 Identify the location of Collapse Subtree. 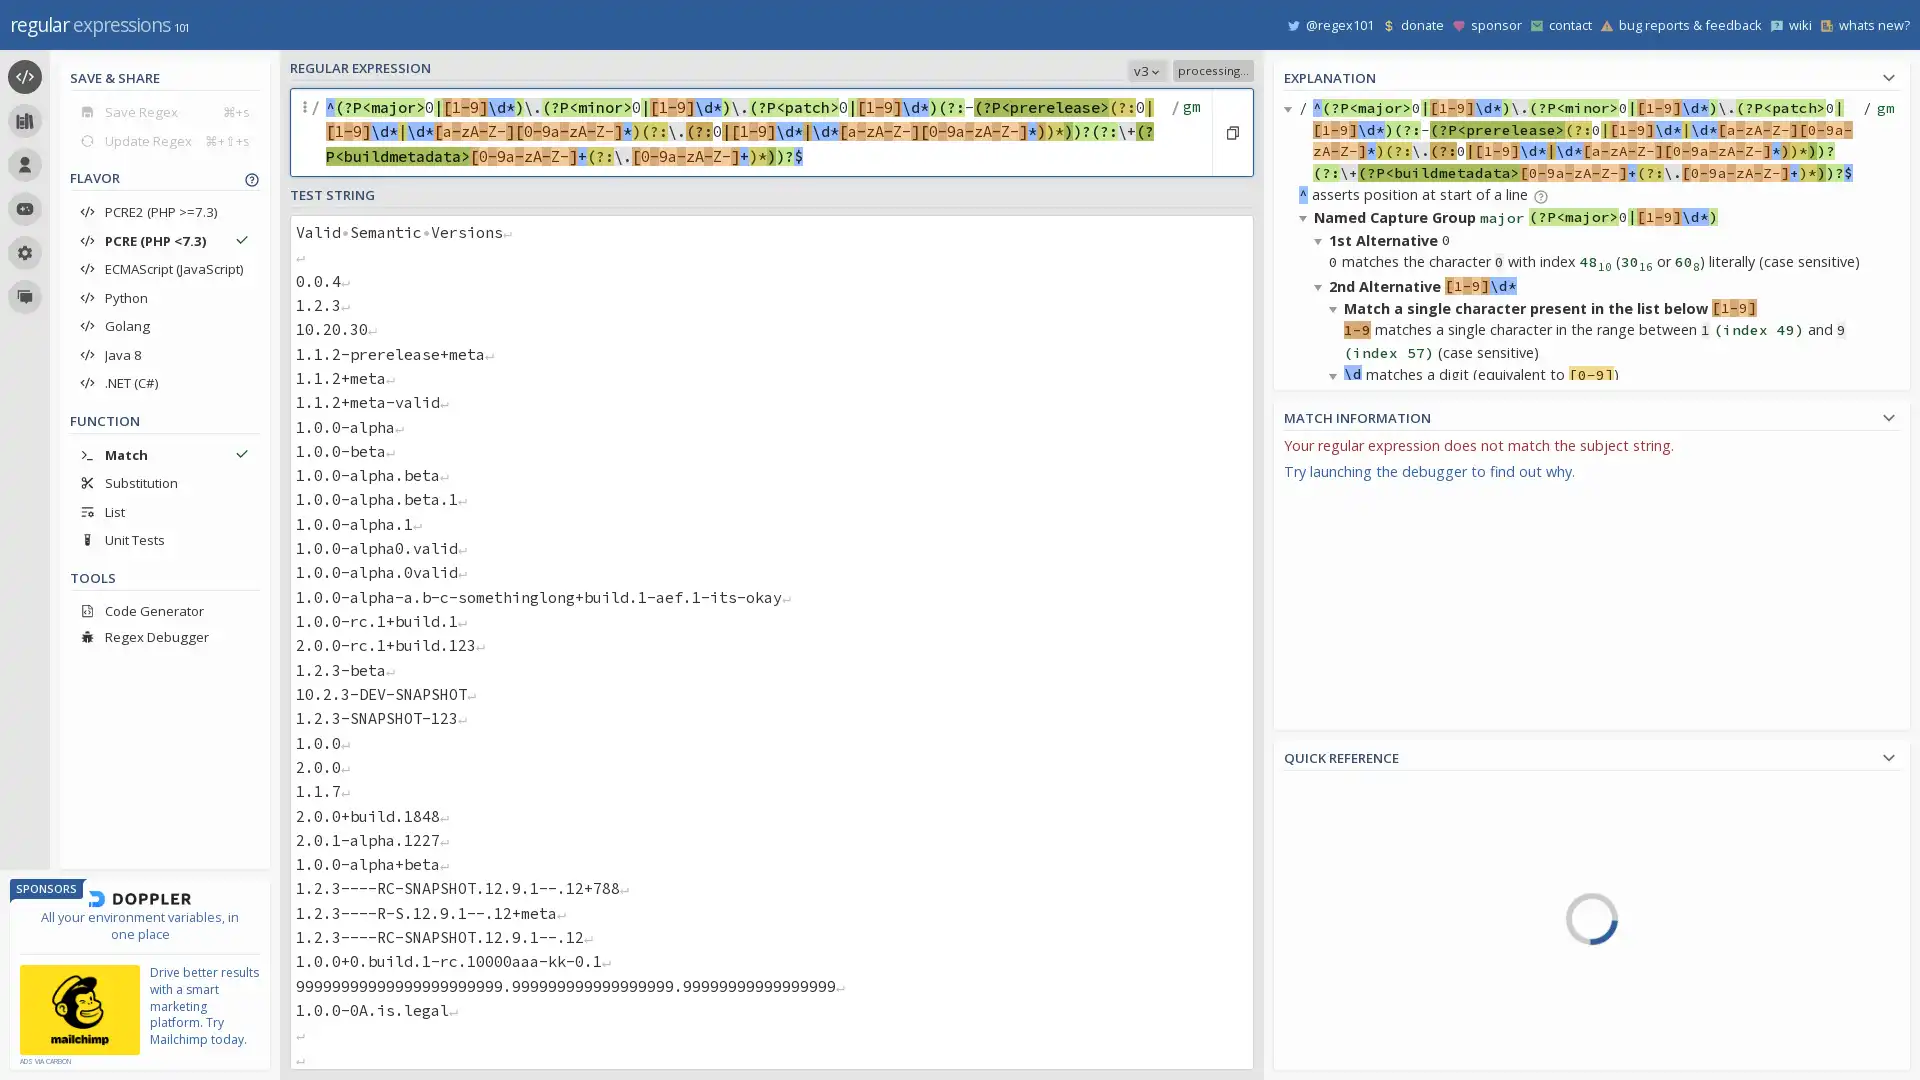
(1306, 217).